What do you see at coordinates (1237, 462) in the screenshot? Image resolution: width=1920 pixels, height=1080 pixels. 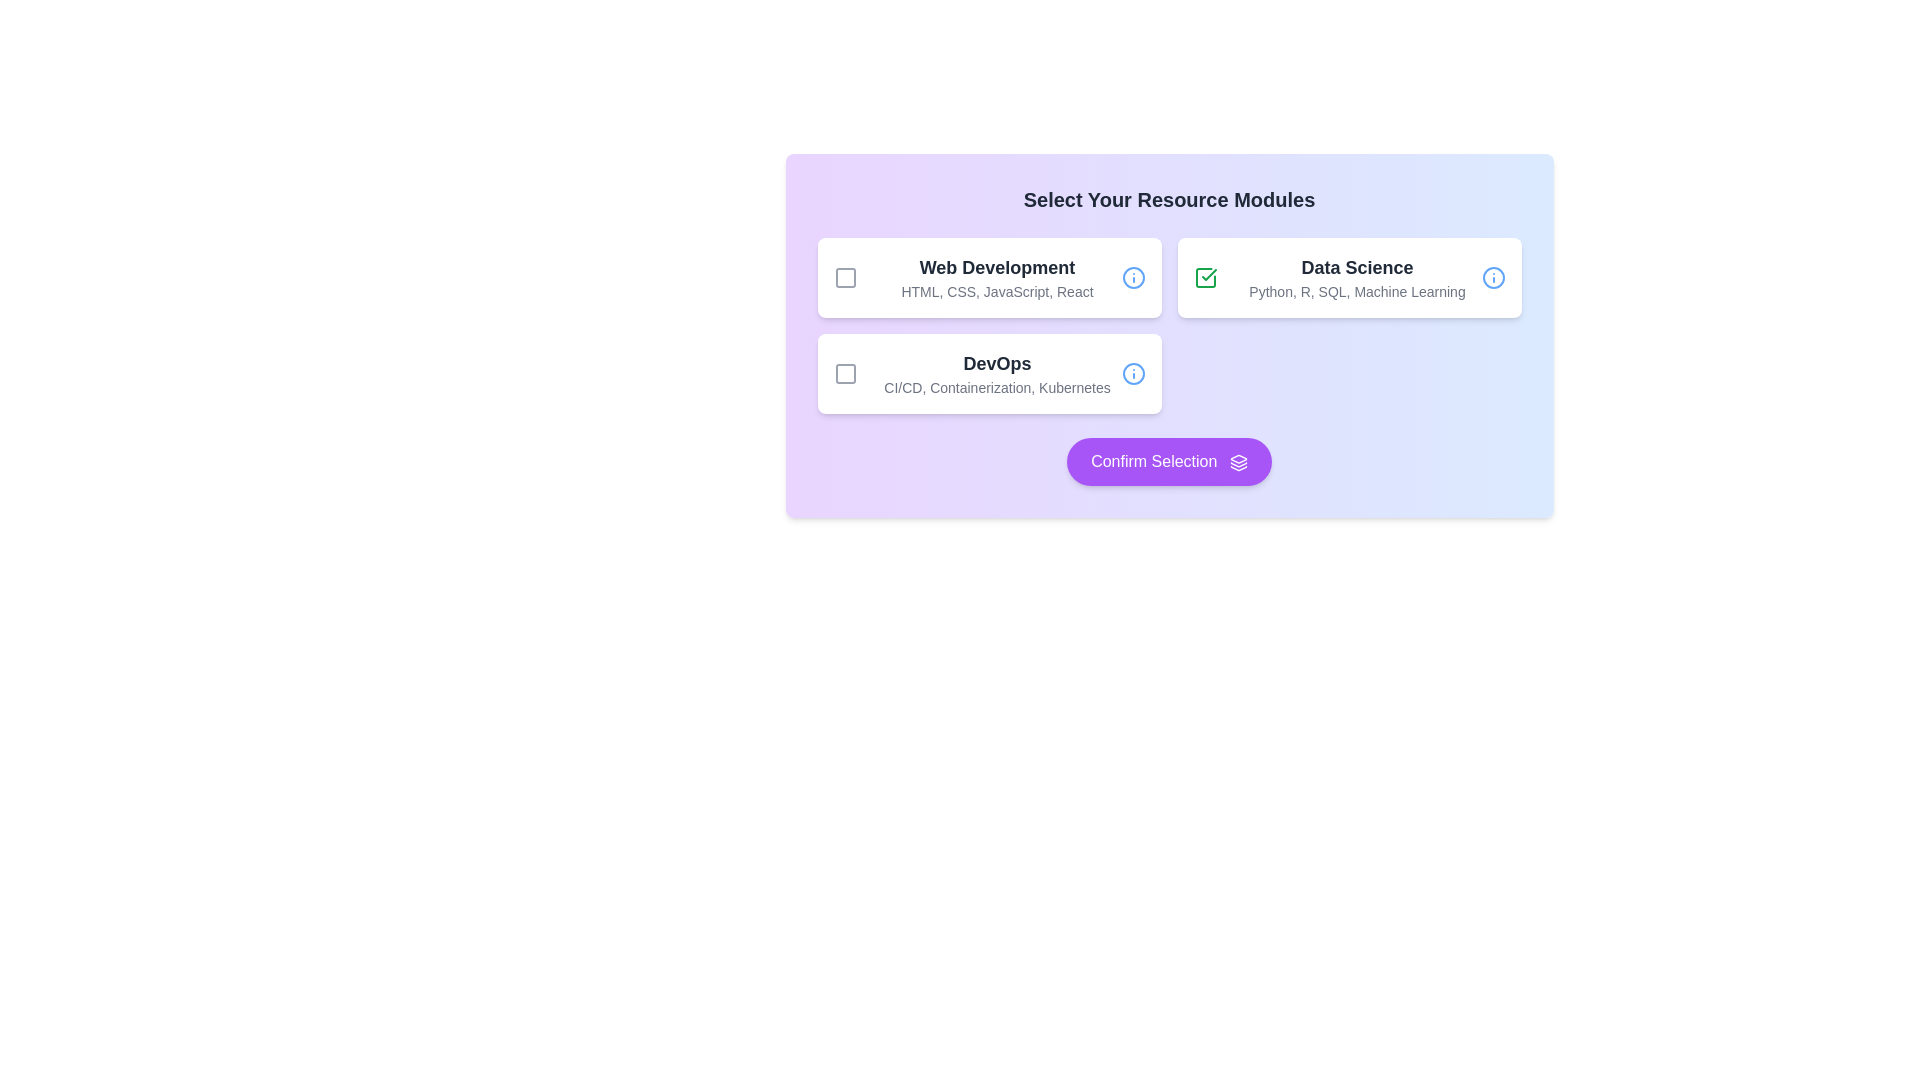 I see `the icon next to the 'Confirm Selection' button, which is a rounded purple button located in the lower middle part of the interface panel` at bounding box center [1237, 462].